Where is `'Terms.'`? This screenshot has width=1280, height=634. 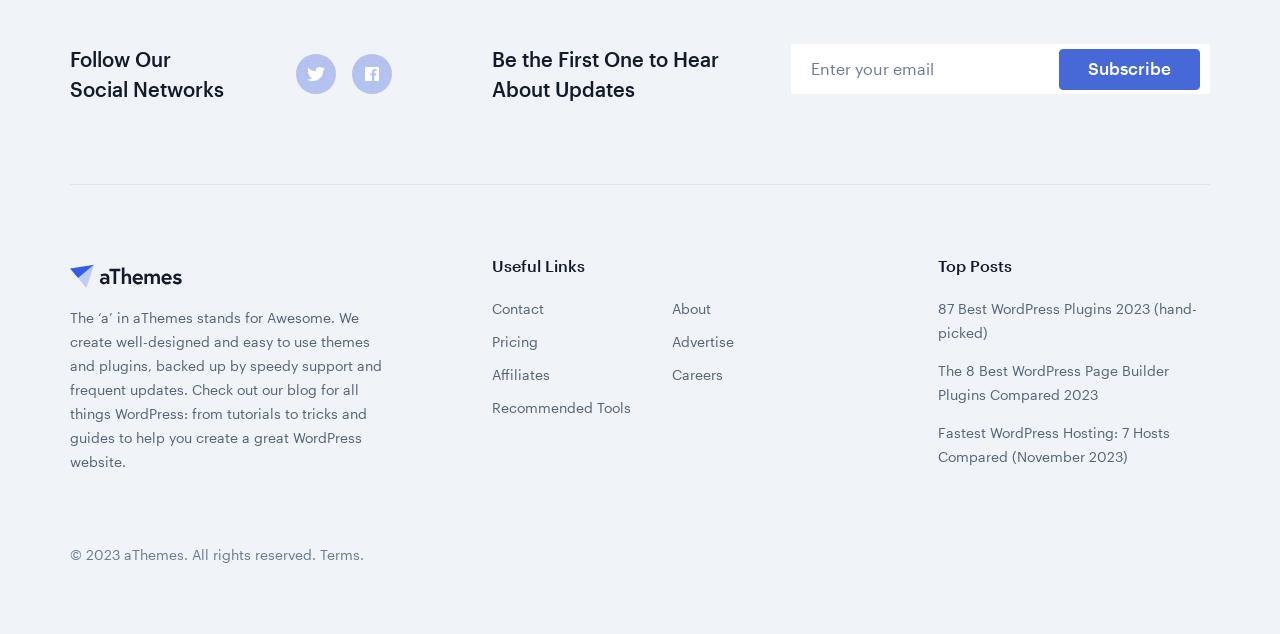 'Terms.' is located at coordinates (320, 301).